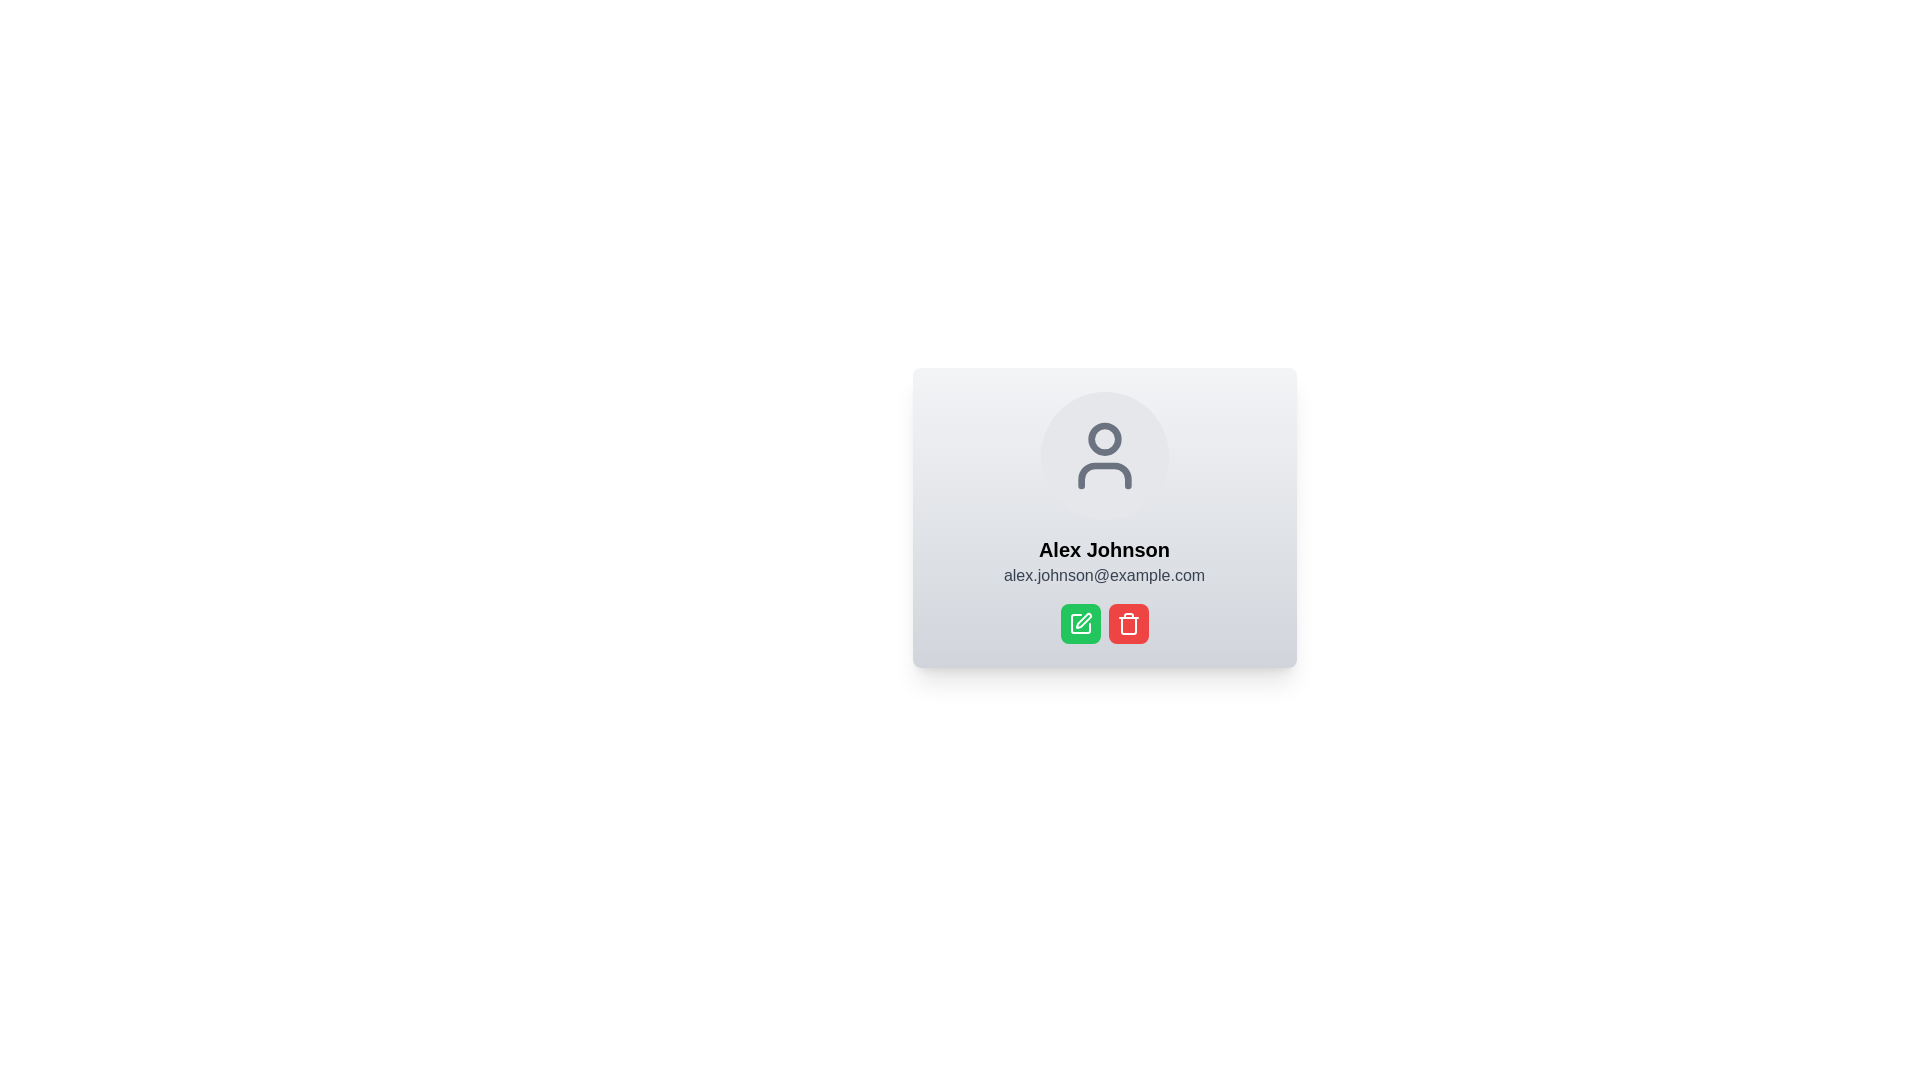  I want to click on the leftmost 'Edit' button located at the bottom center of the card to initiate the editing process for the associated user profile or data, so click(1079, 623).